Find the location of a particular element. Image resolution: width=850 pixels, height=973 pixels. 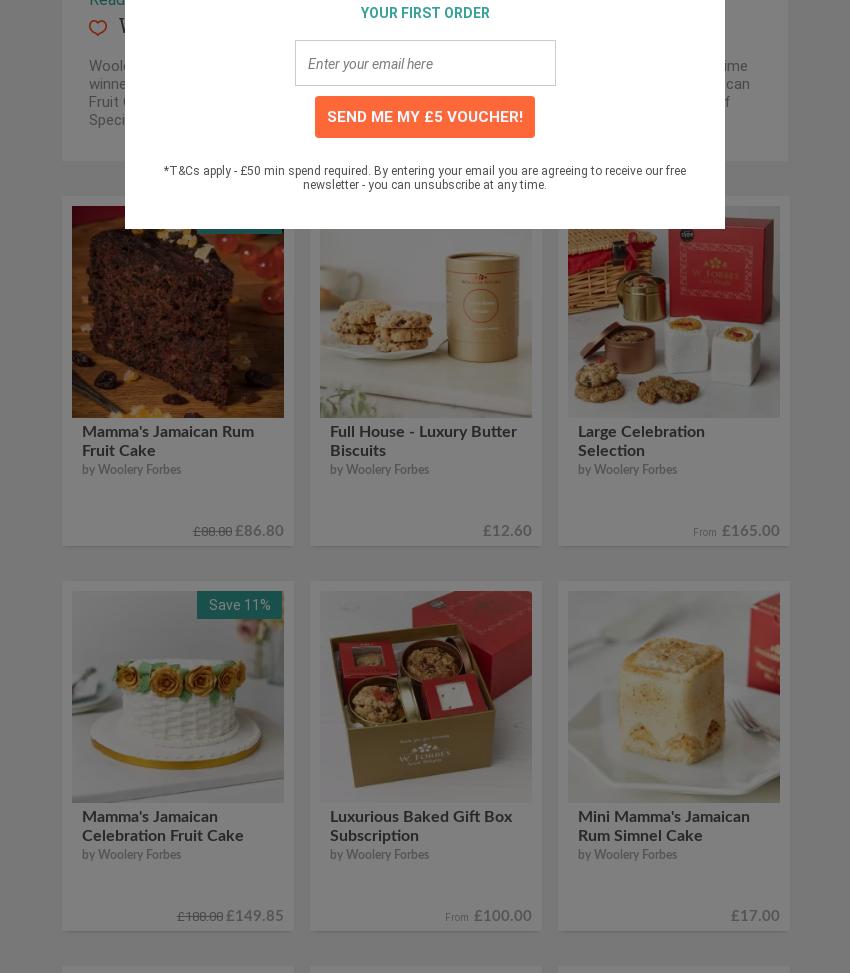

'Mini Mamma's Jamaican Rum Simnel Cake' is located at coordinates (578, 824).